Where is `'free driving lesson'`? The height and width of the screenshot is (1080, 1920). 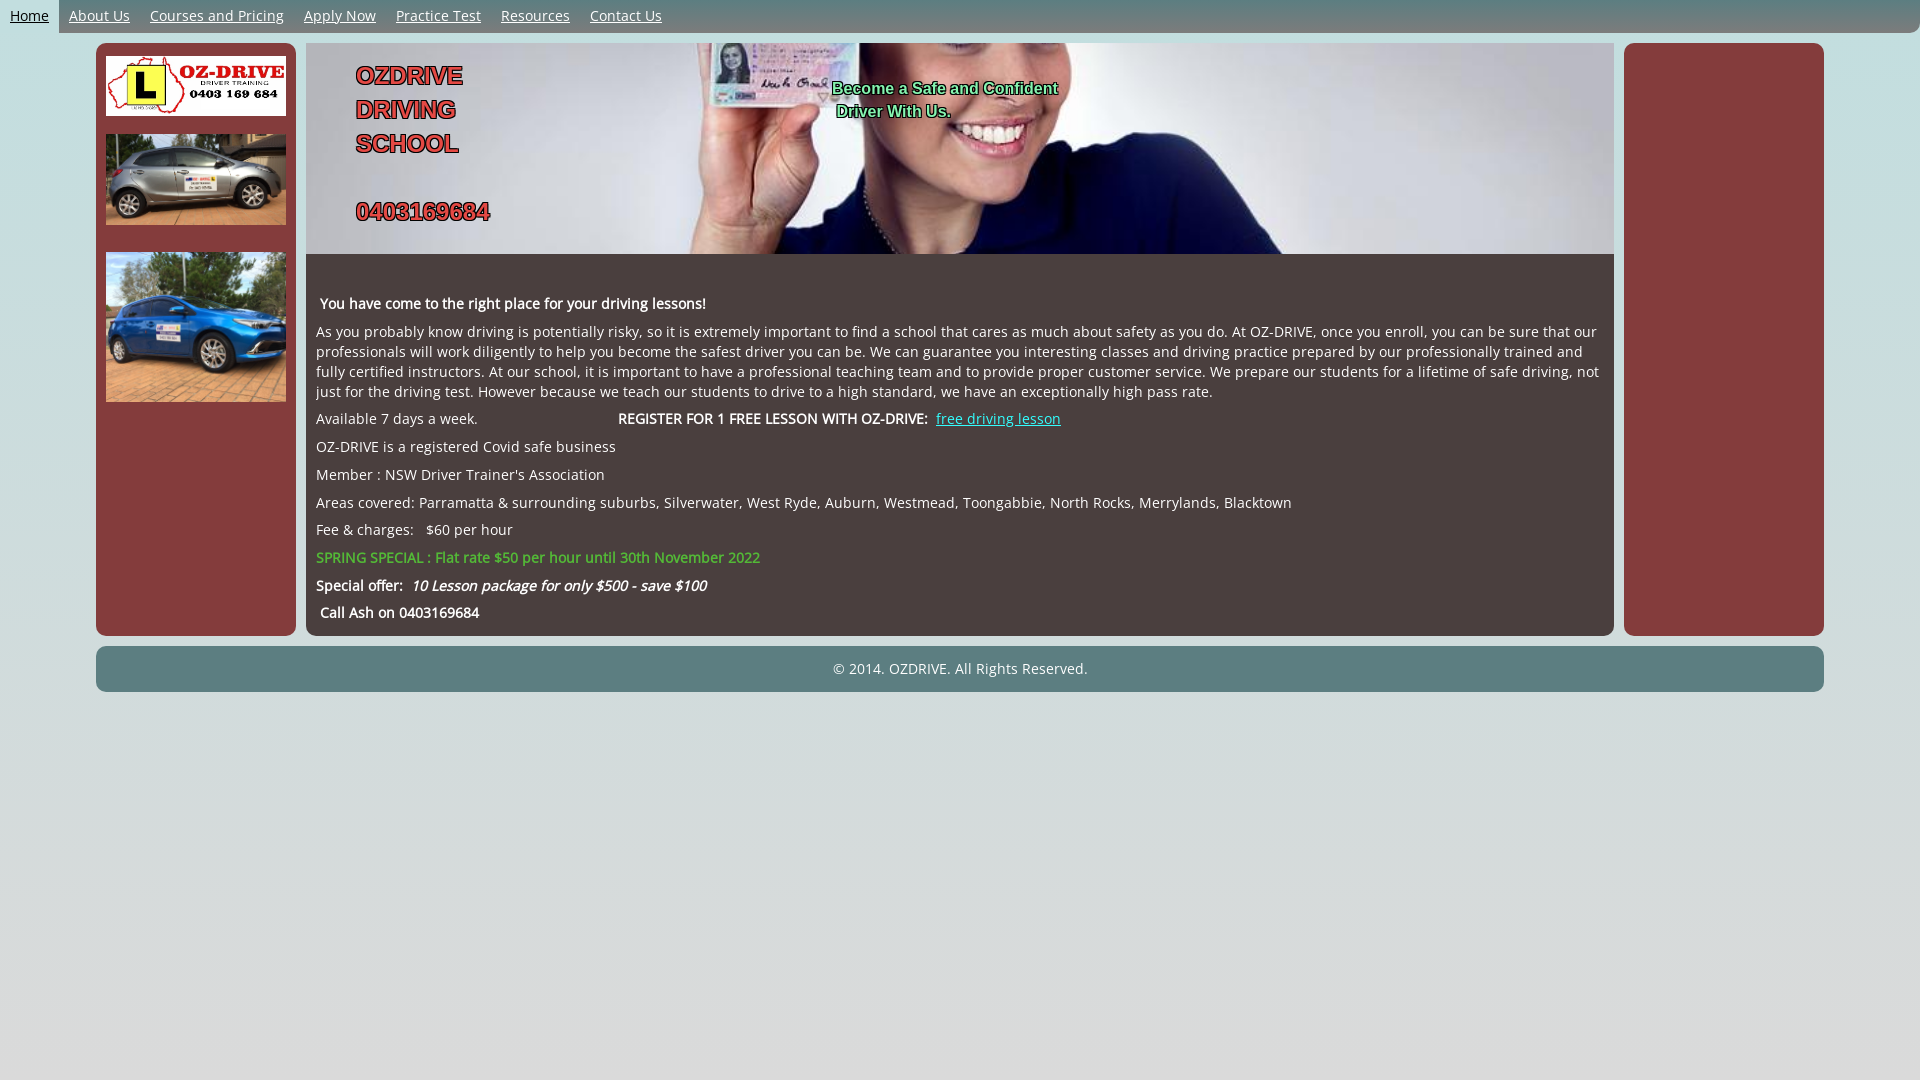 'free driving lesson' is located at coordinates (998, 417).